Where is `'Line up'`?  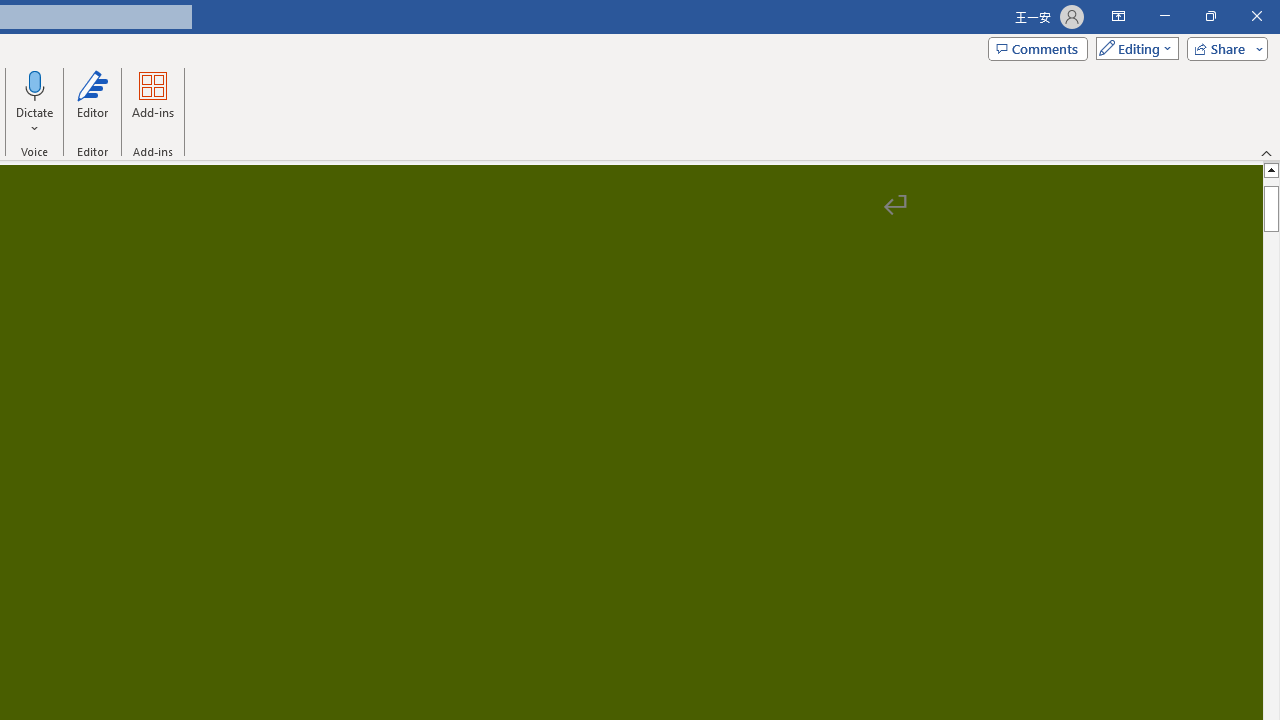
'Line up' is located at coordinates (1270, 168).